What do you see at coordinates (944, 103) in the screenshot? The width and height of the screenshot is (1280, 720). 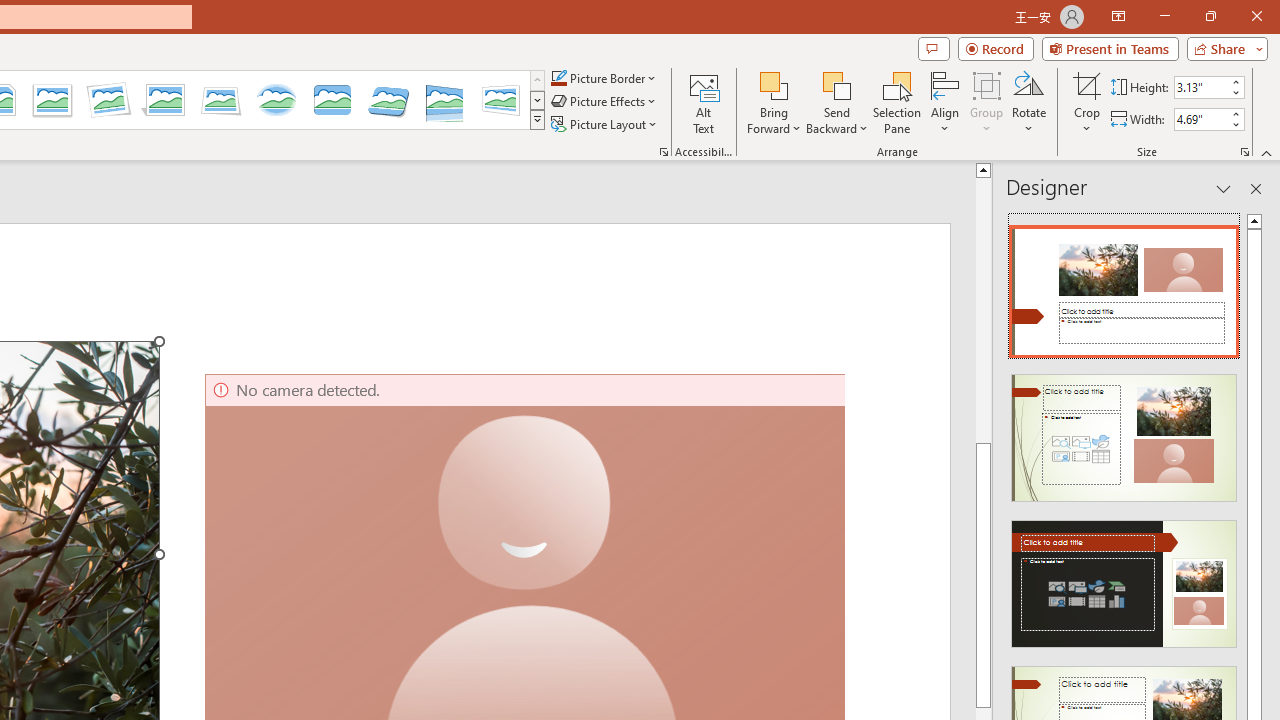 I see `'Align'` at bounding box center [944, 103].